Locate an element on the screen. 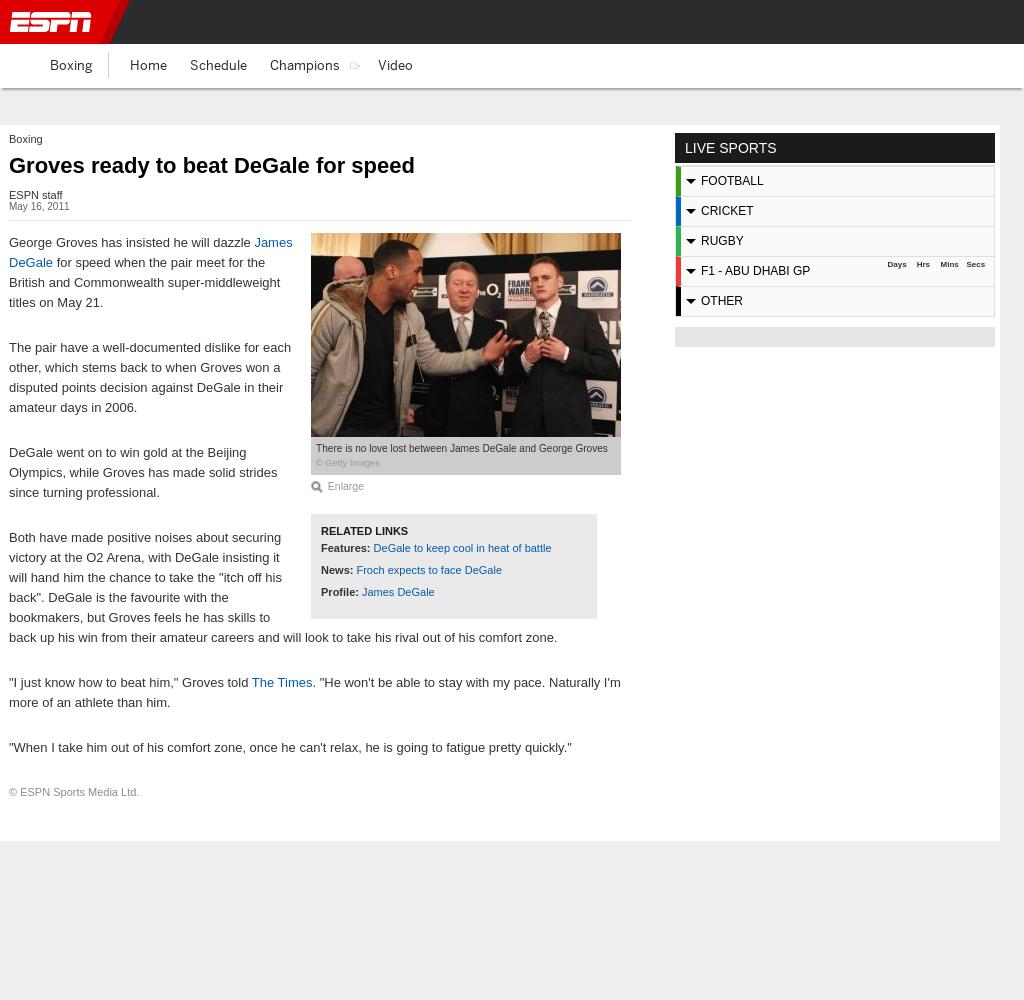  'for speed when the pair meet for the British and Commonwealth super-middleweight titles on May 21.' is located at coordinates (143, 282).